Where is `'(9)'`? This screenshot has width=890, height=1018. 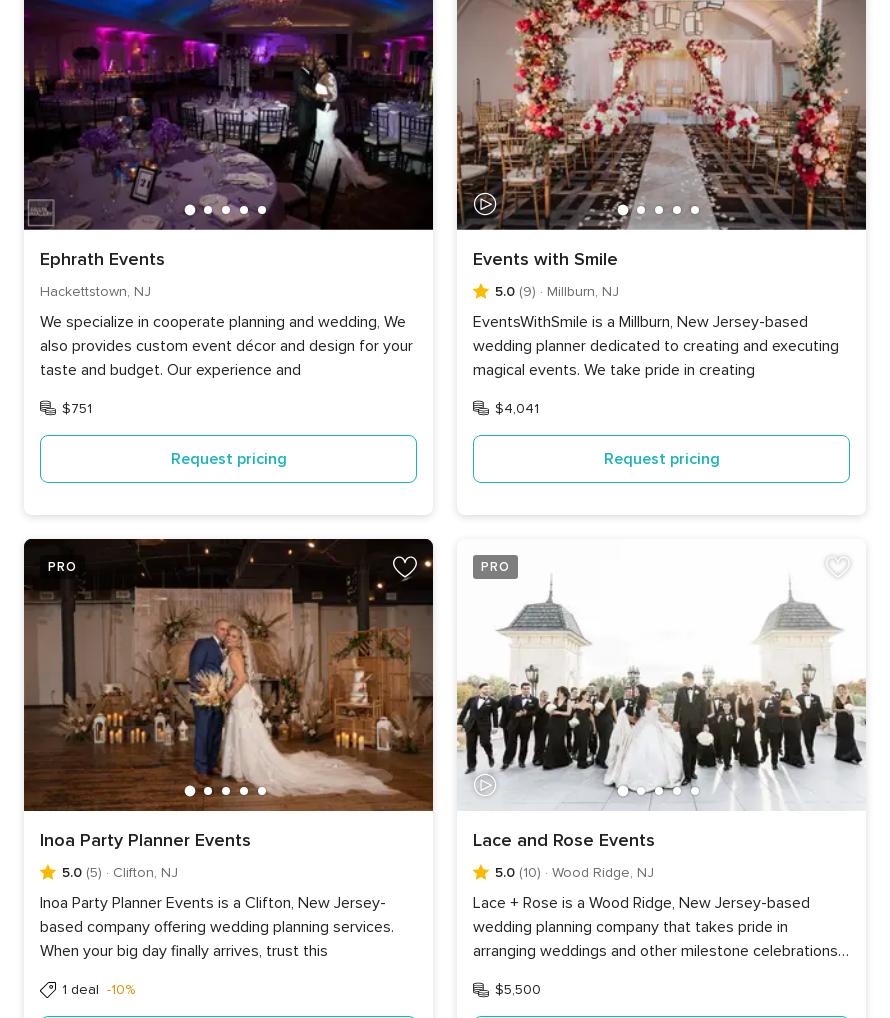
'(9)' is located at coordinates (525, 290).